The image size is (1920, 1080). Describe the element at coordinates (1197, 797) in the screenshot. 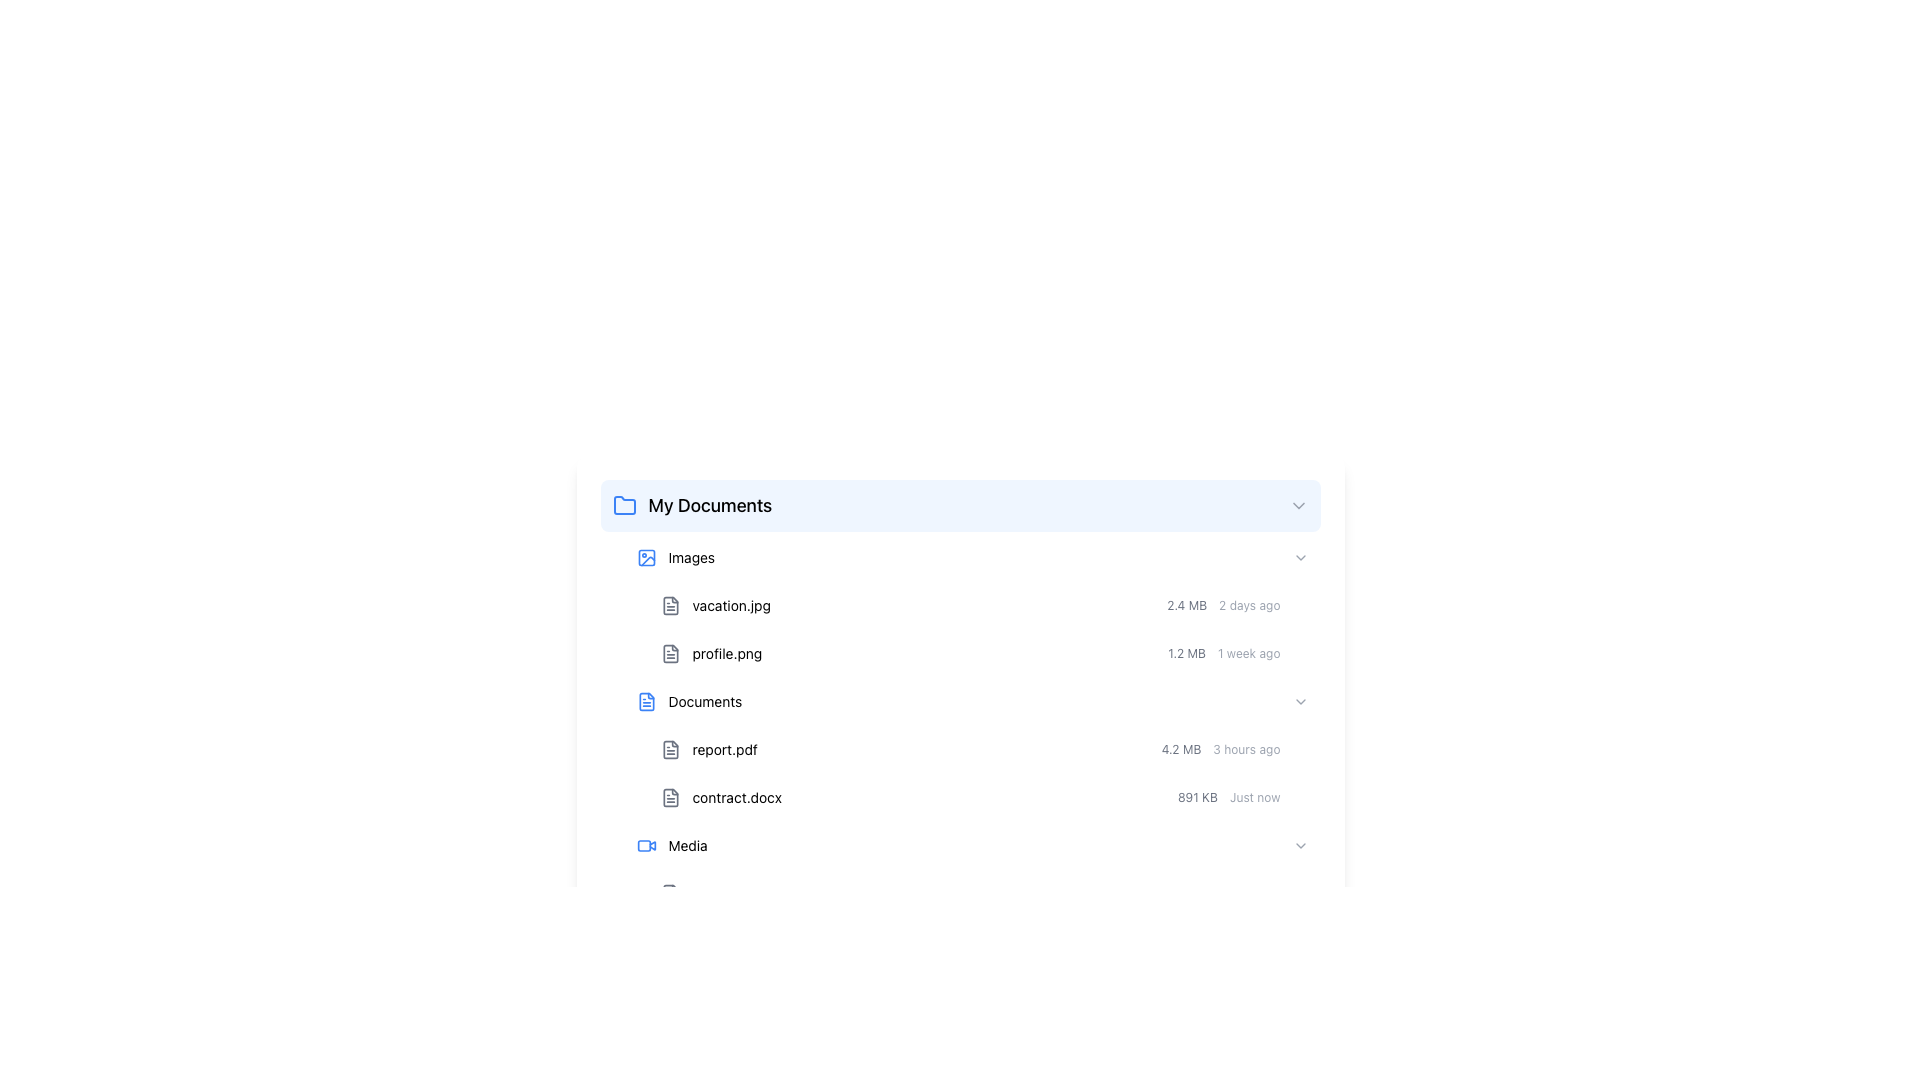

I see `the Label displaying '891 KB' in small gray font, indicating file size within the Documents folder section` at that location.